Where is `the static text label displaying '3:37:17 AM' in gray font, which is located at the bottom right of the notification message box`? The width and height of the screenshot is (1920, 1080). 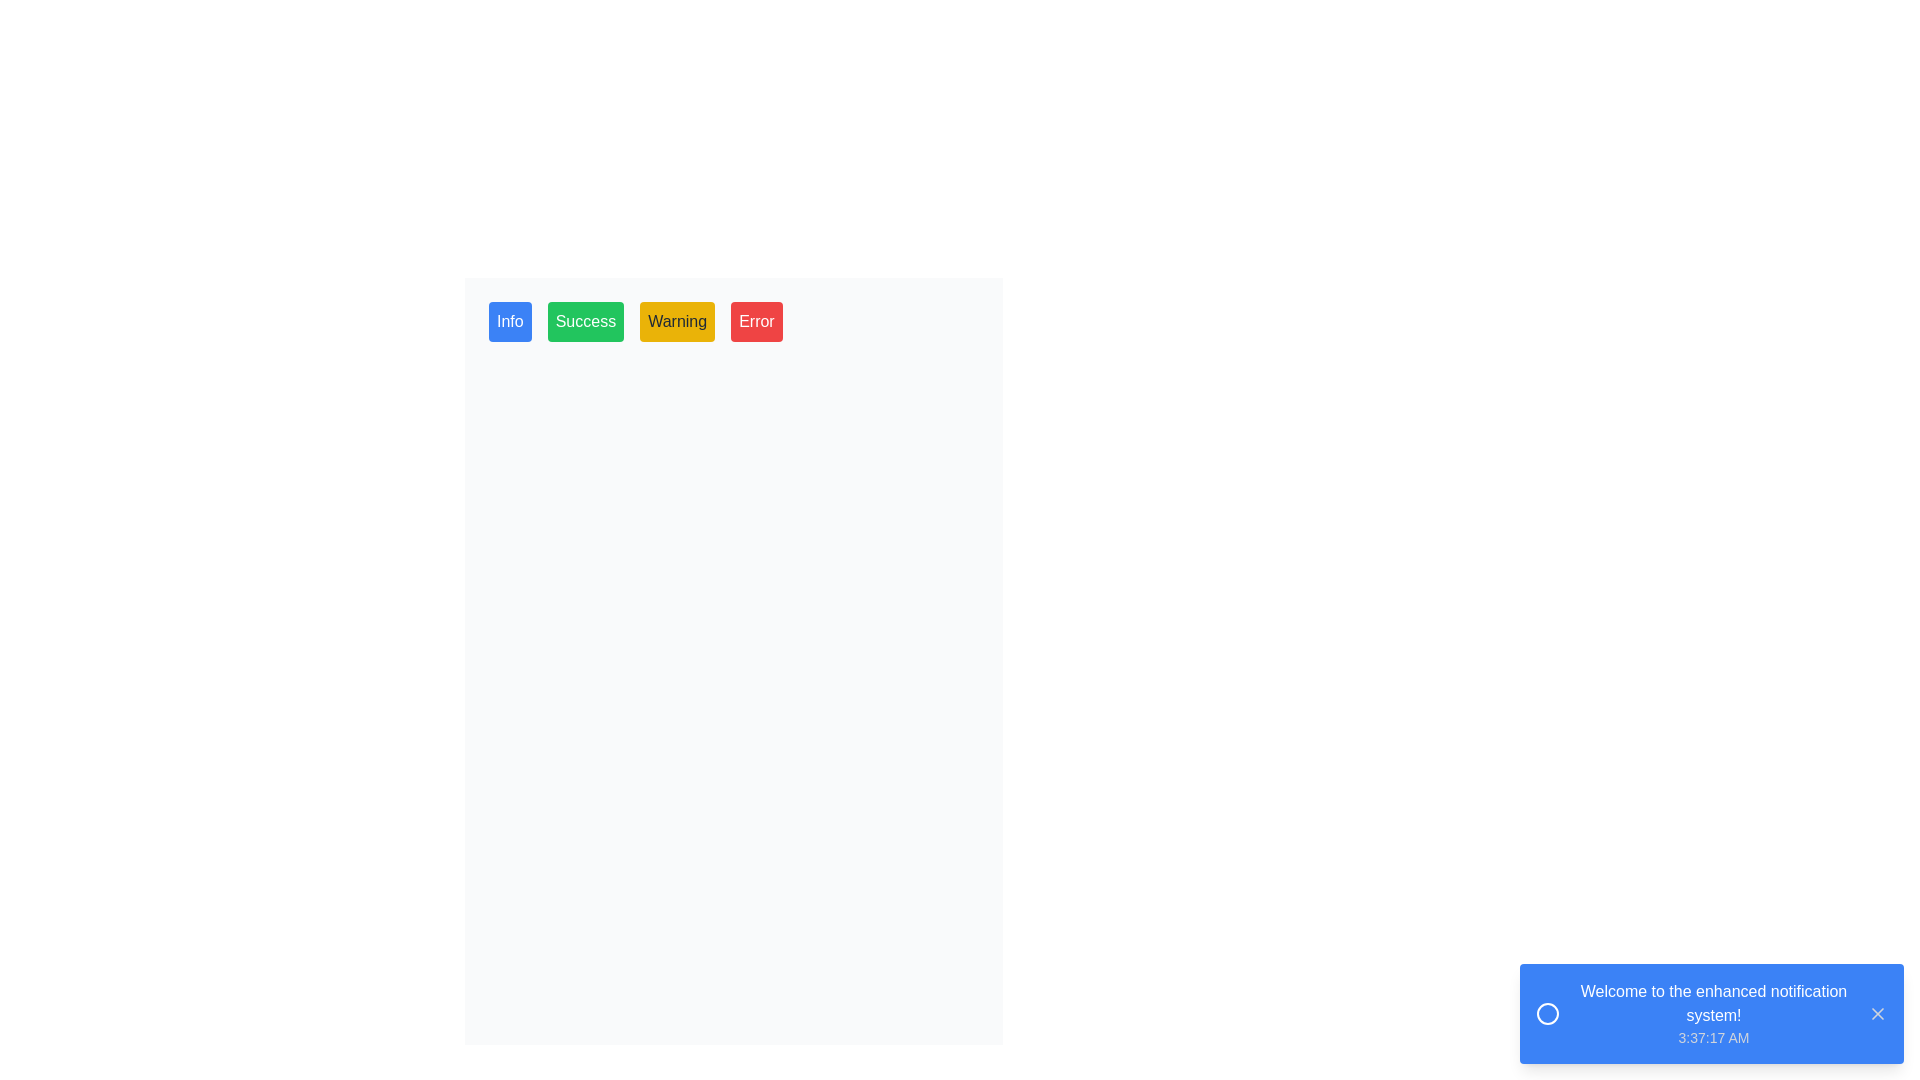 the static text label displaying '3:37:17 AM' in gray font, which is located at the bottom right of the notification message box is located at coordinates (1712, 1036).